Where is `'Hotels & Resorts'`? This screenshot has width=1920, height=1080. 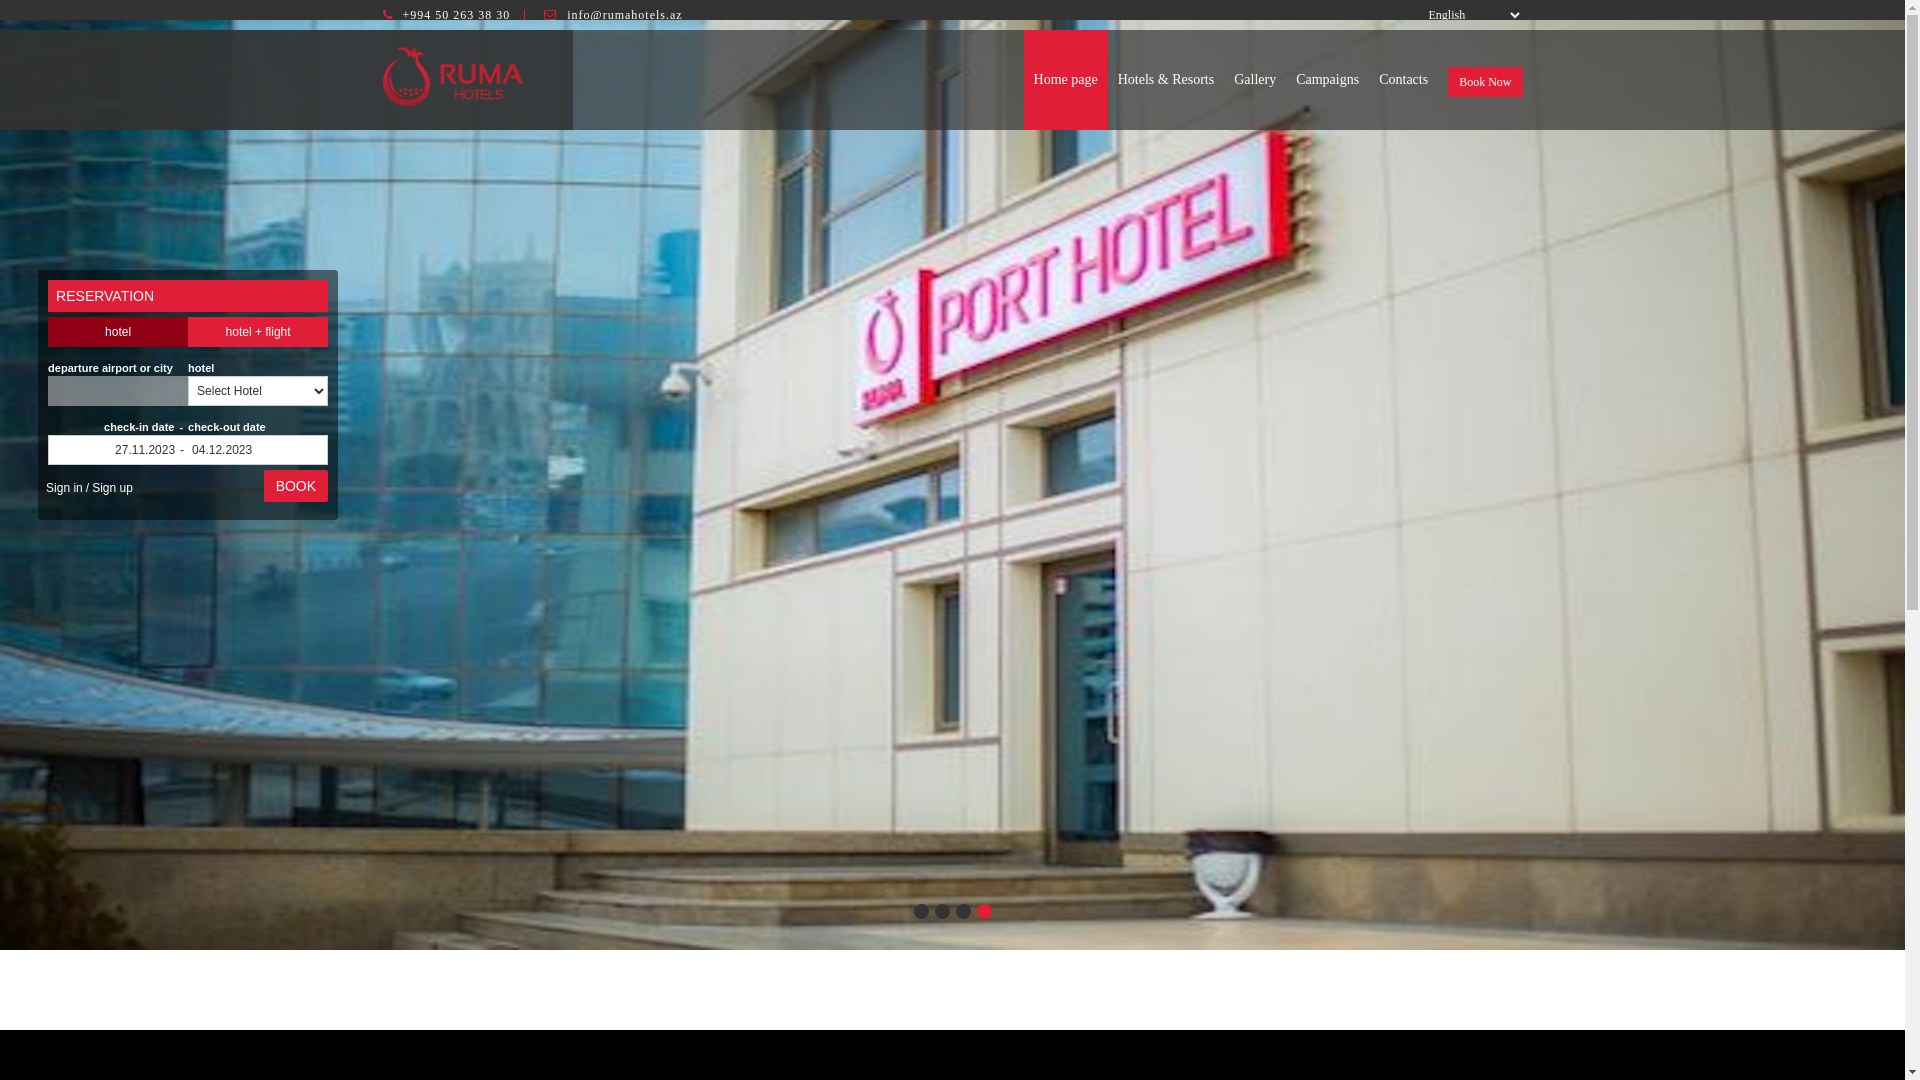 'Hotels & Resorts' is located at coordinates (1166, 79).